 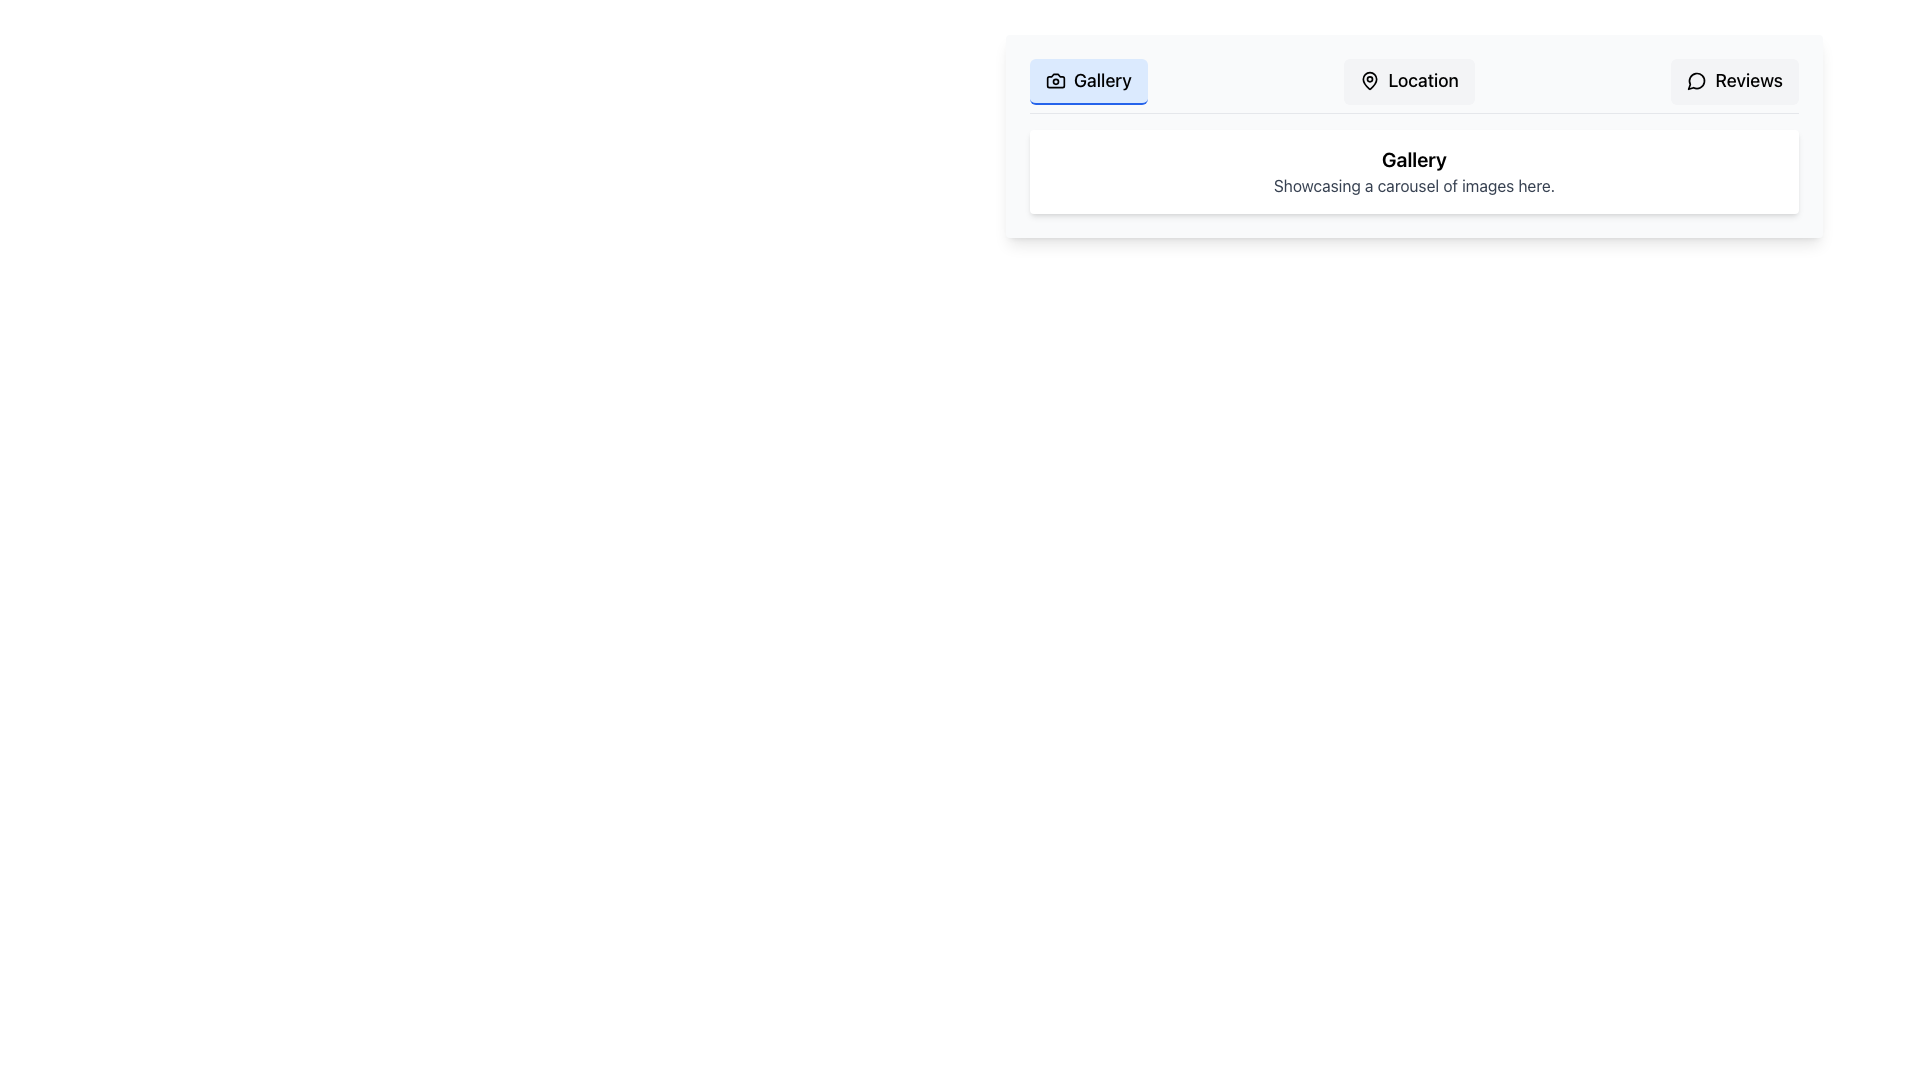 I want to click on the camera icon located in the 'Gallery' tab, so click(x=1055, y=80).